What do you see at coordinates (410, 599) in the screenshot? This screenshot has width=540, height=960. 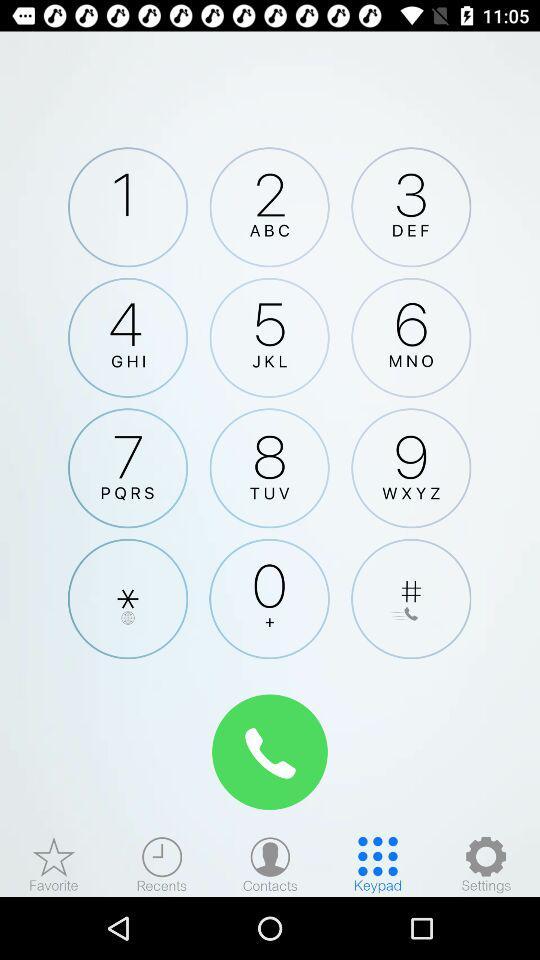 I see `click the pound button/change call` at bounding box center [410, 599].